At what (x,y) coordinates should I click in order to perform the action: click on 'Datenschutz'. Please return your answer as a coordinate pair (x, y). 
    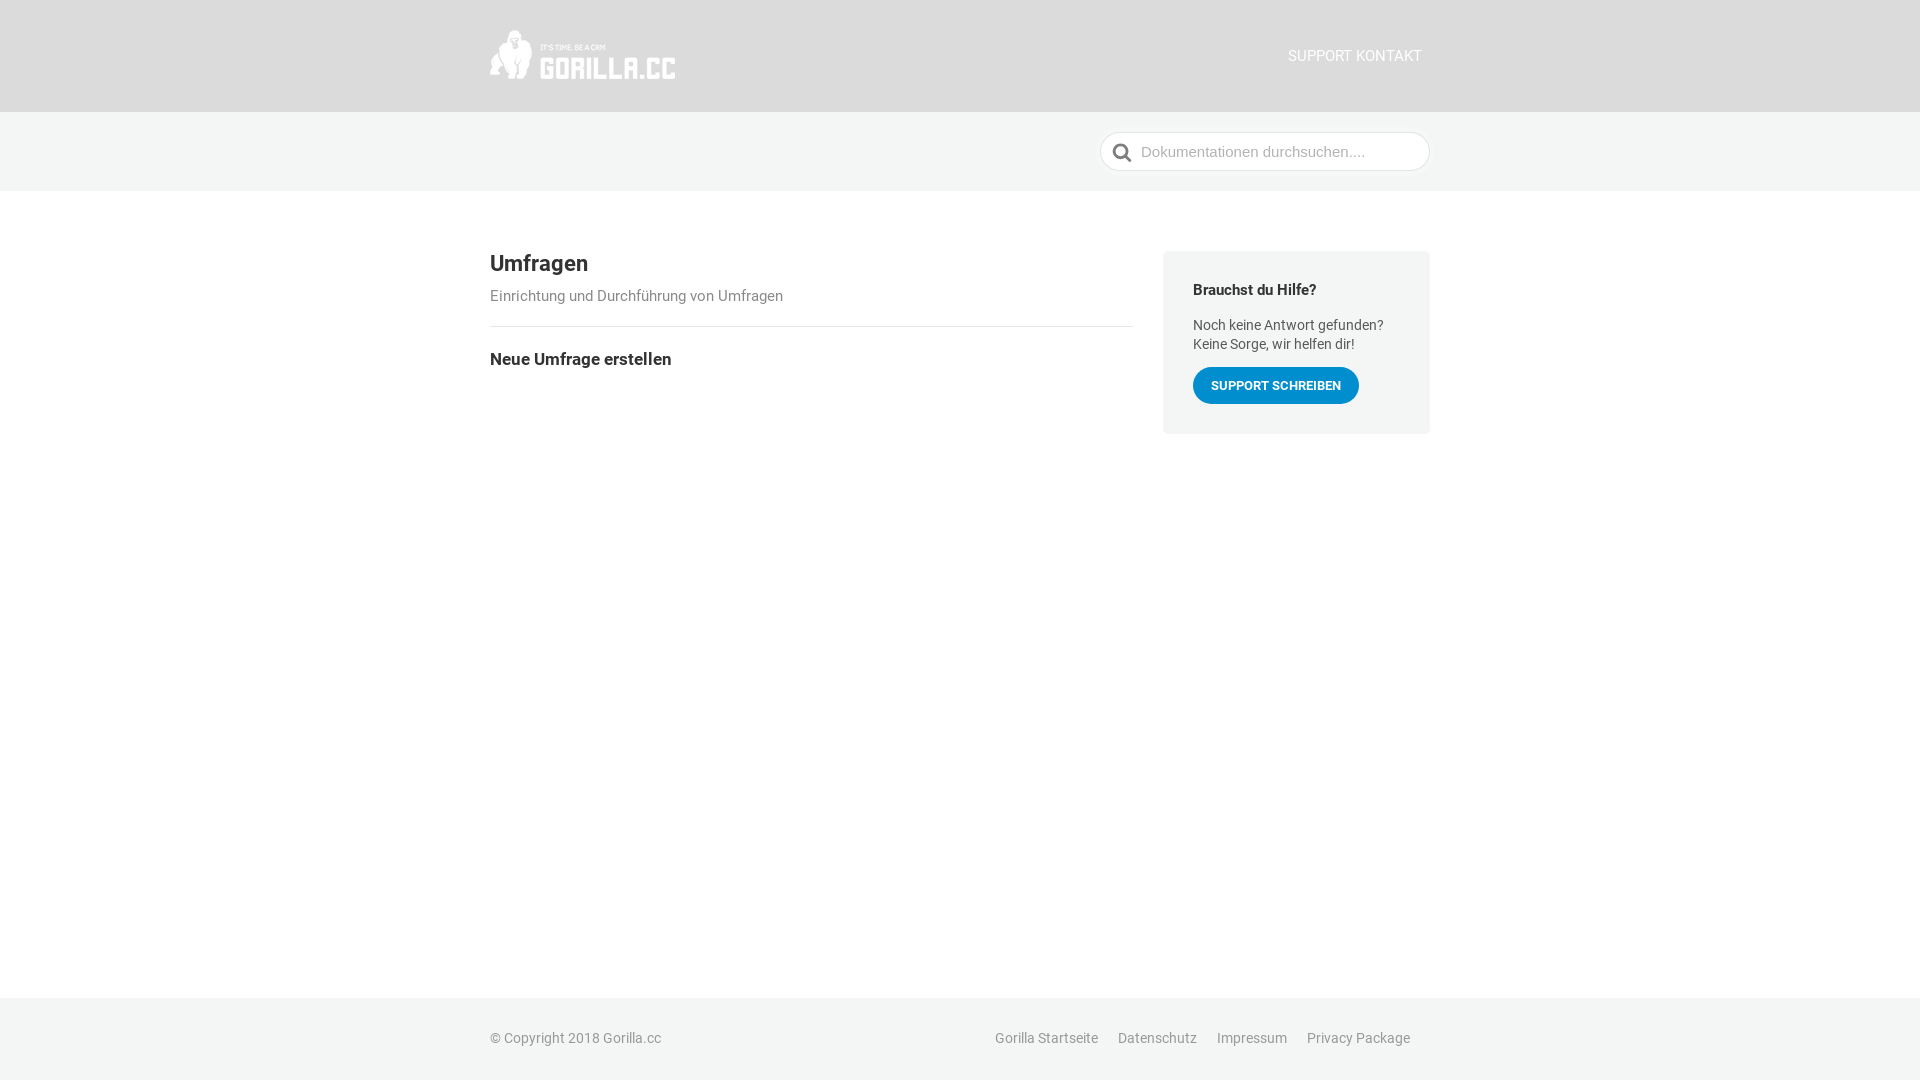
    Looking at the image, I should click on (1157, 1036).